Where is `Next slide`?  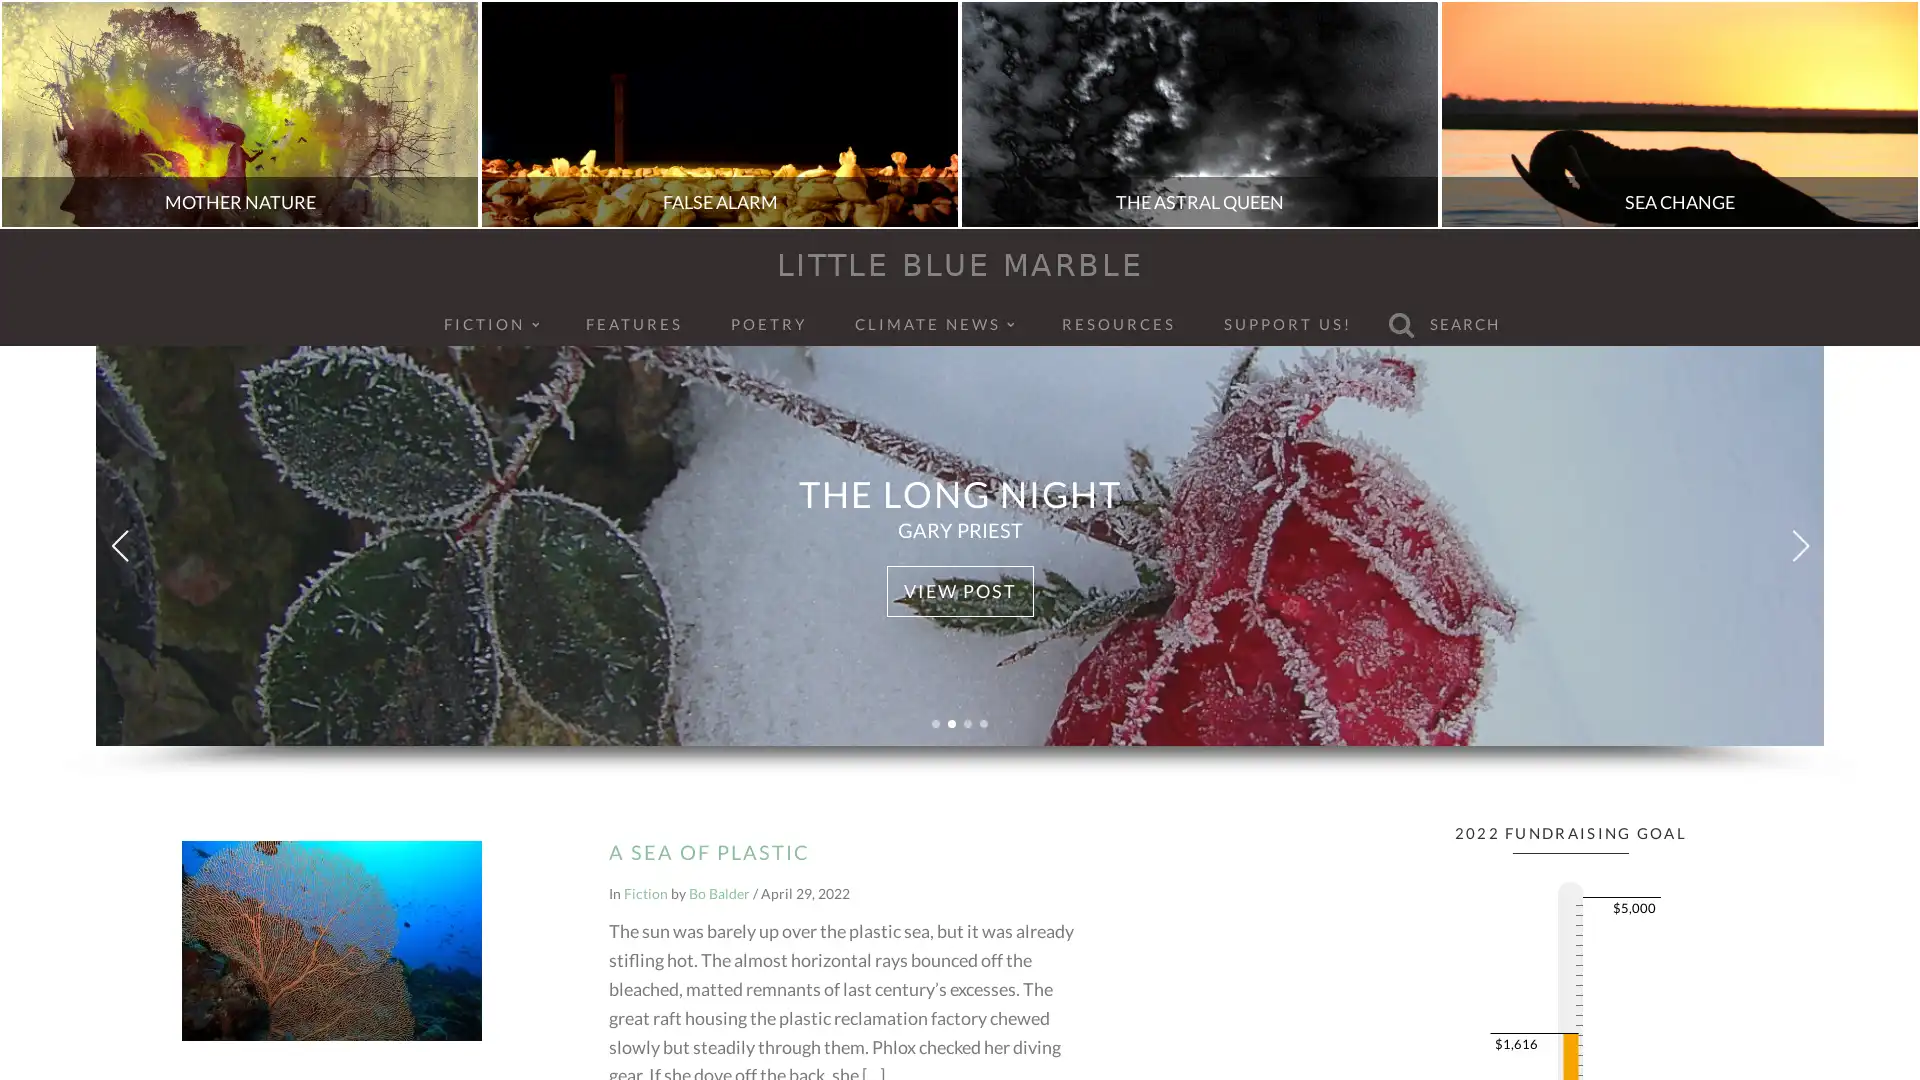
Next slide is located at coordinates (1800, 546).